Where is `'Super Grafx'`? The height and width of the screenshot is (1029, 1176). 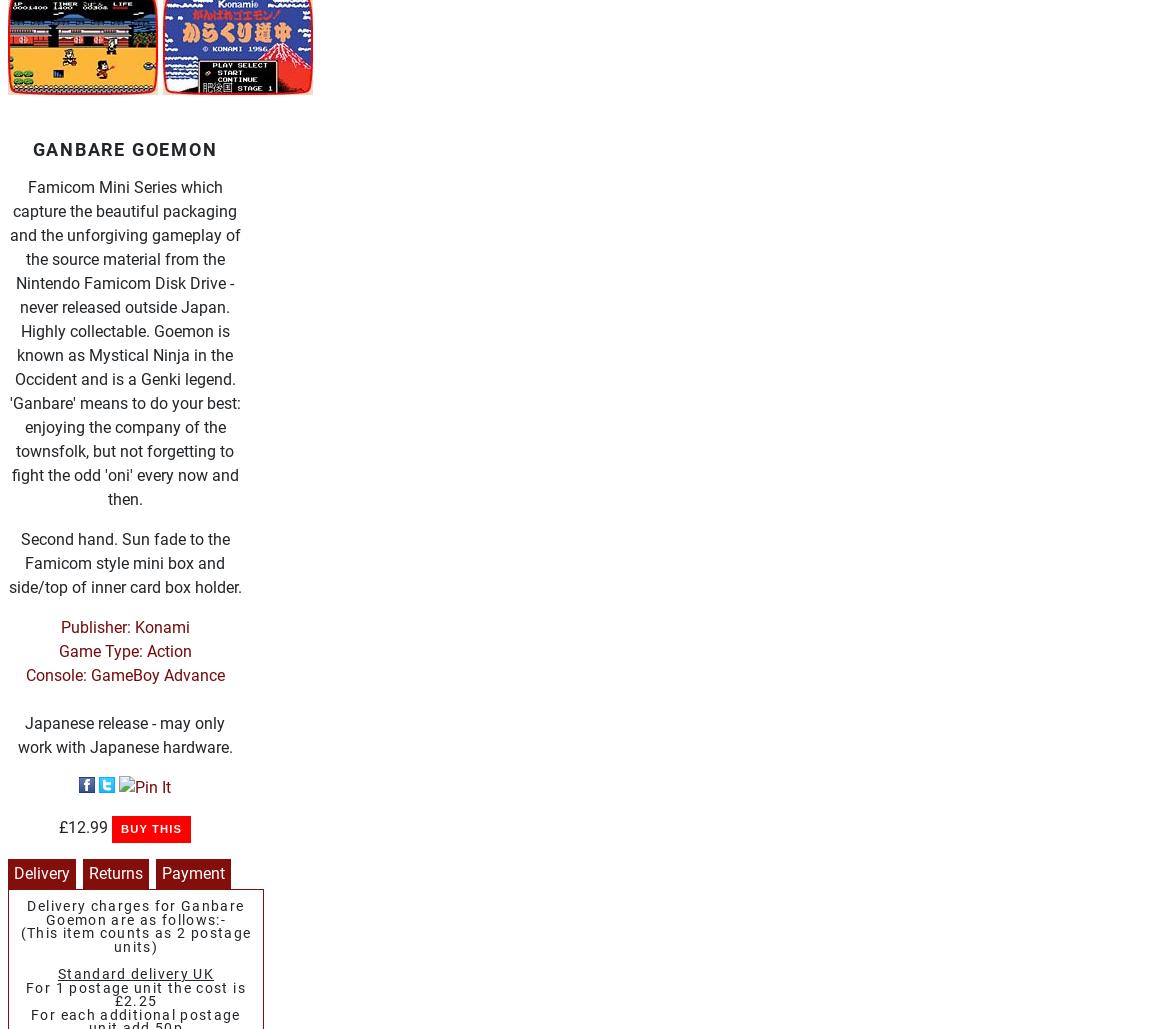
'Super Grafx' is located at coordinates (154, 789).